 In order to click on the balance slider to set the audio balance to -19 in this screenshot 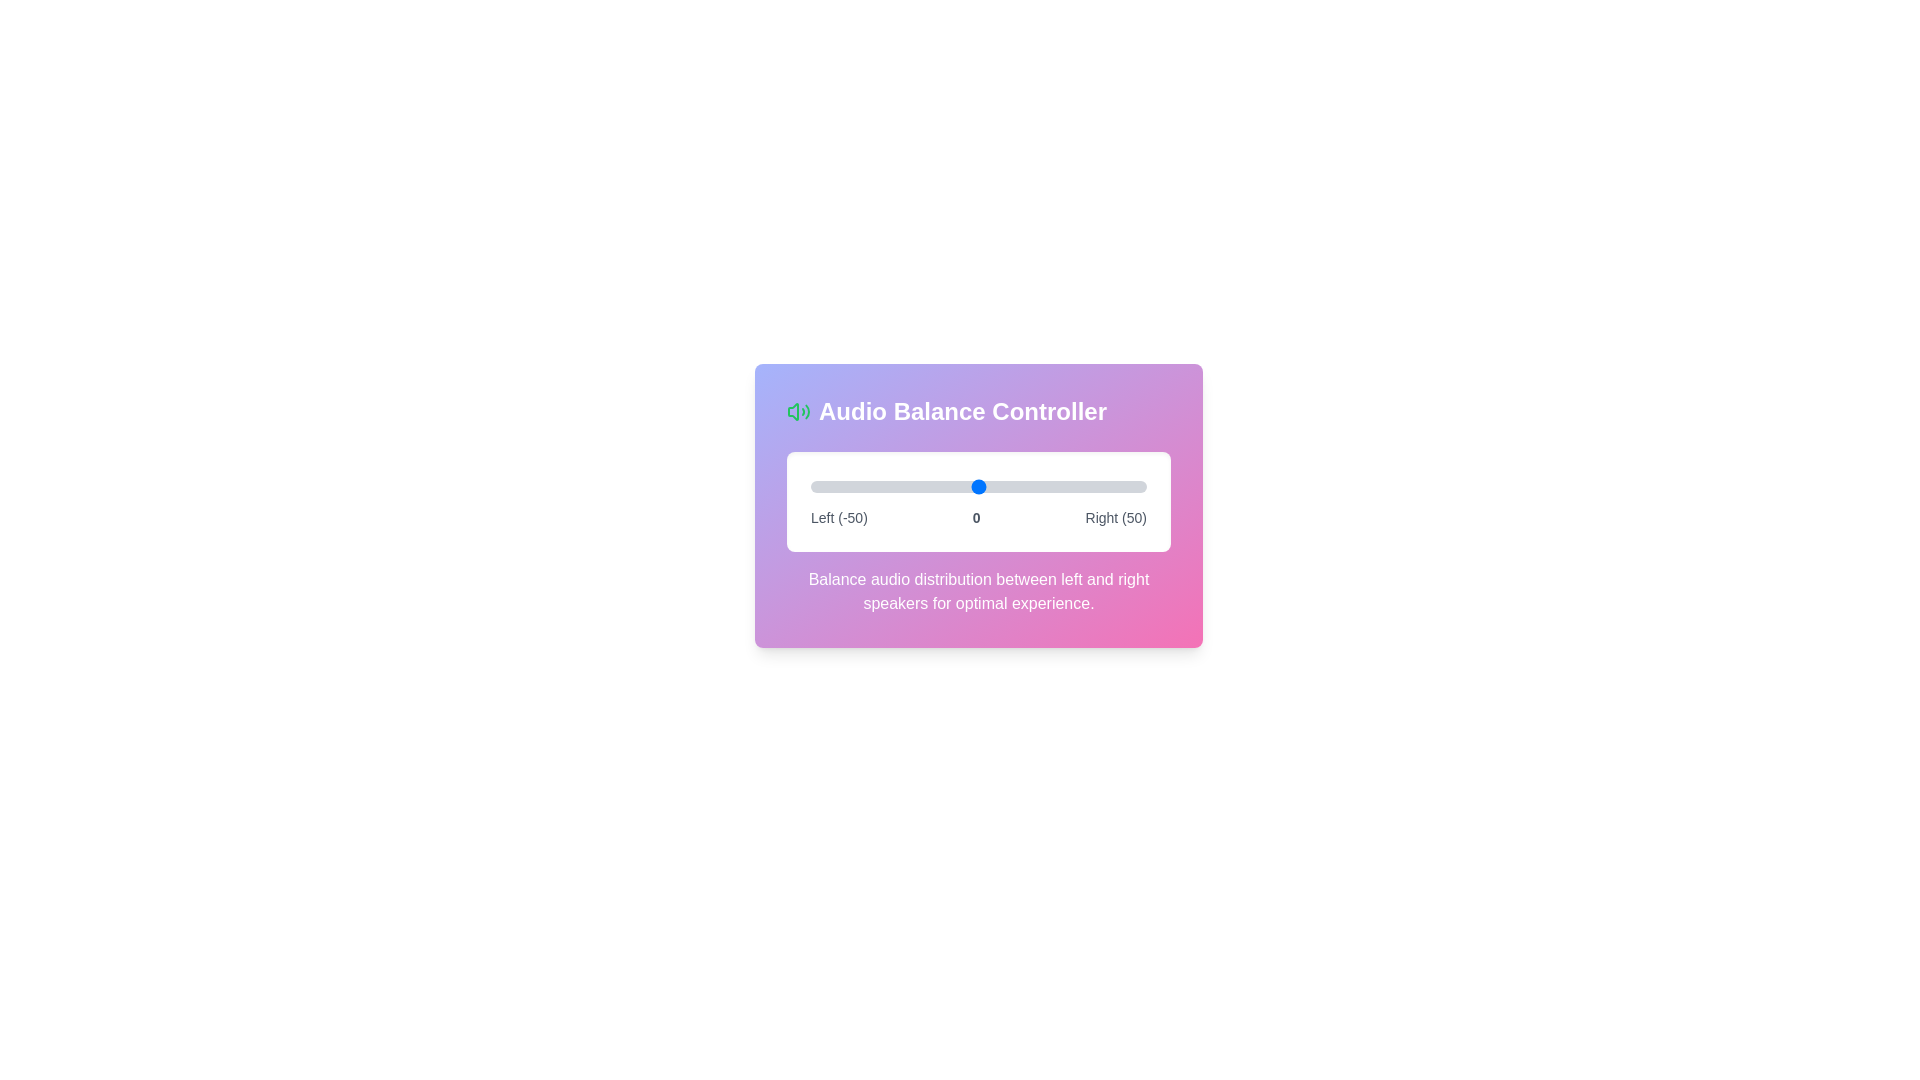, I will do `click(914, 486)`.